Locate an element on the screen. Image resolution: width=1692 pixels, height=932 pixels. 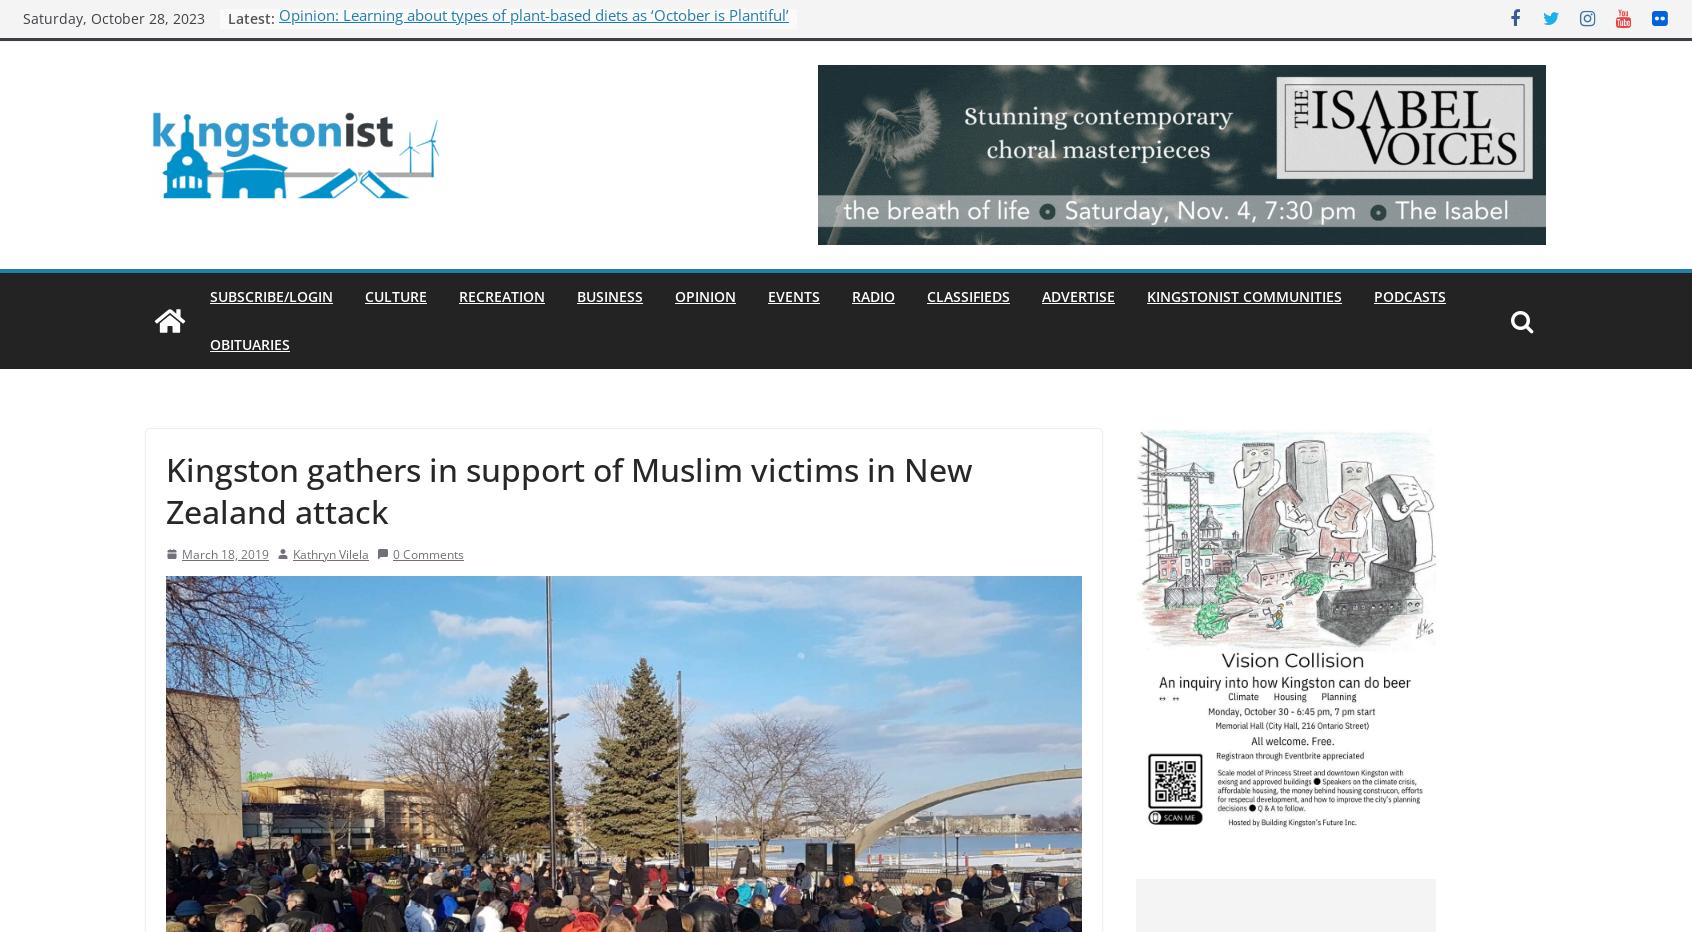
'Advertise' is located at coordinates (1078, 296).